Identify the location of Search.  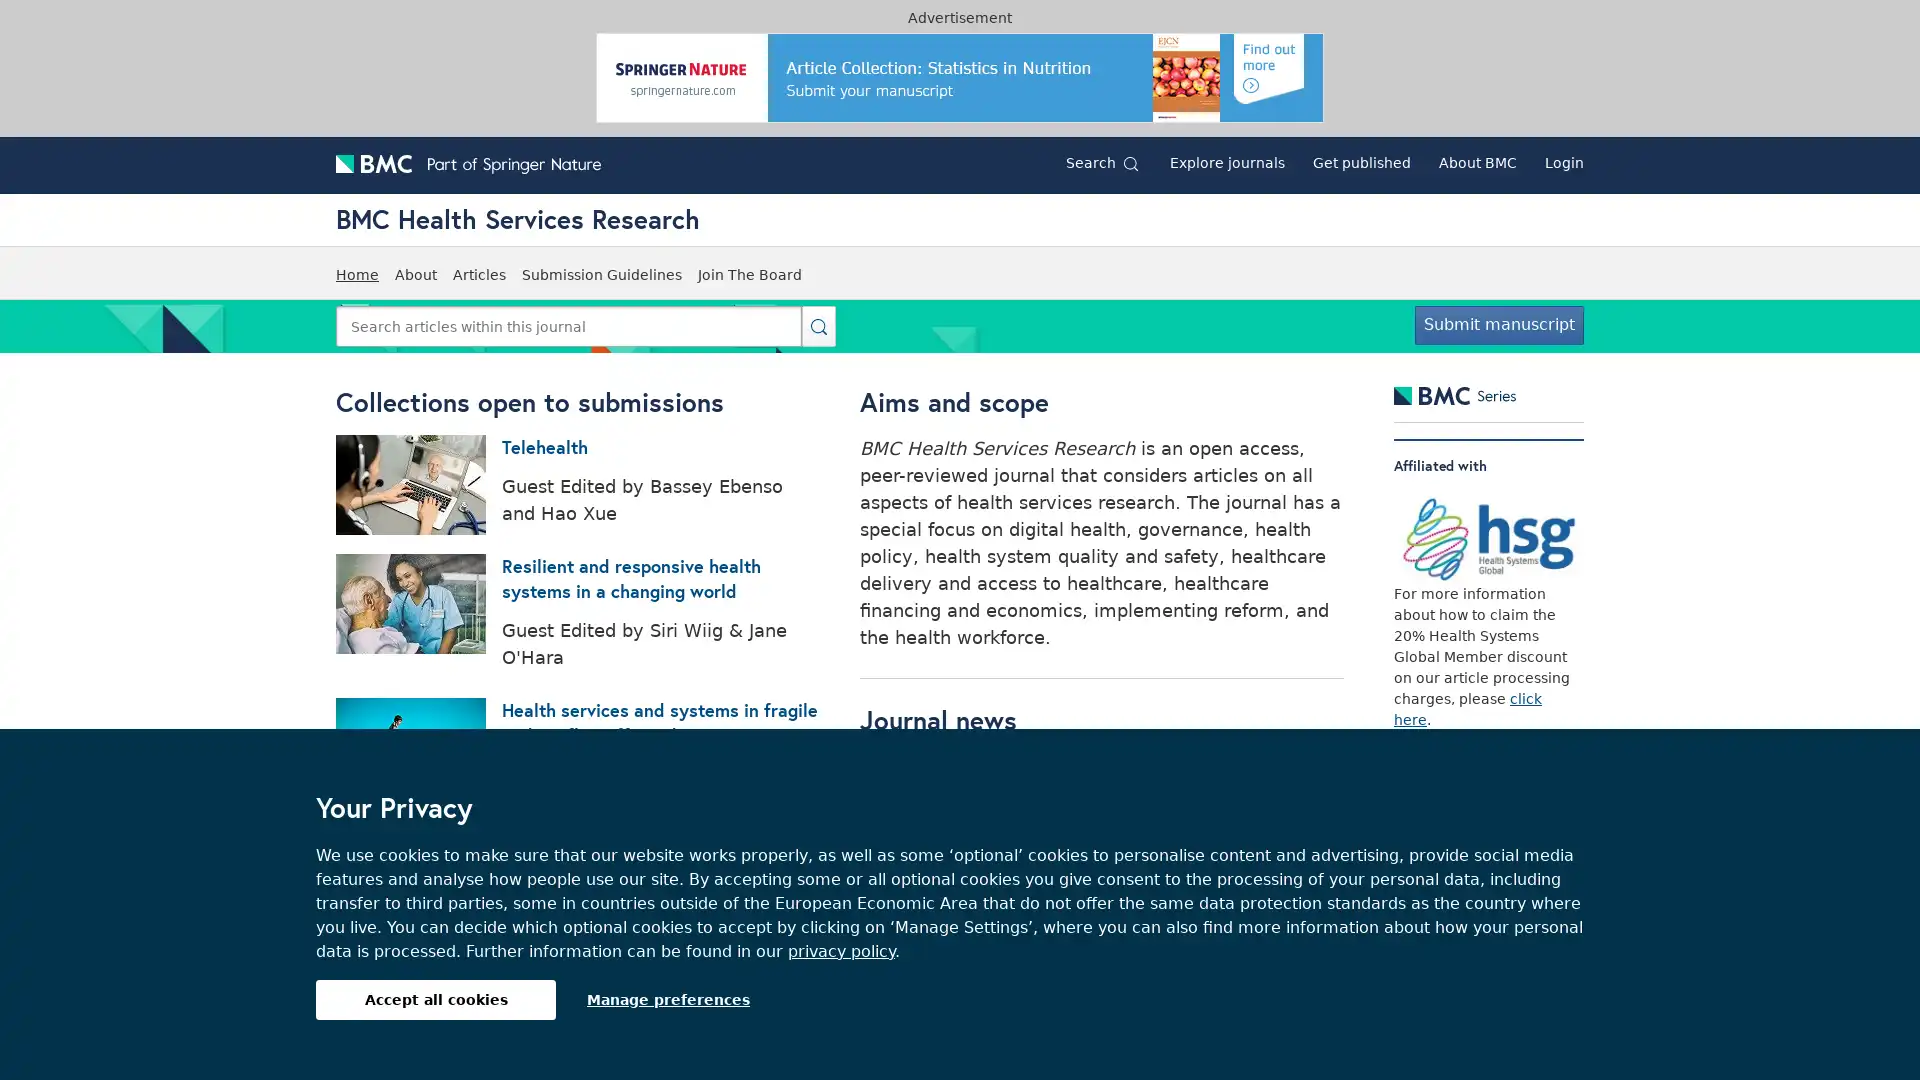
(819, 325).